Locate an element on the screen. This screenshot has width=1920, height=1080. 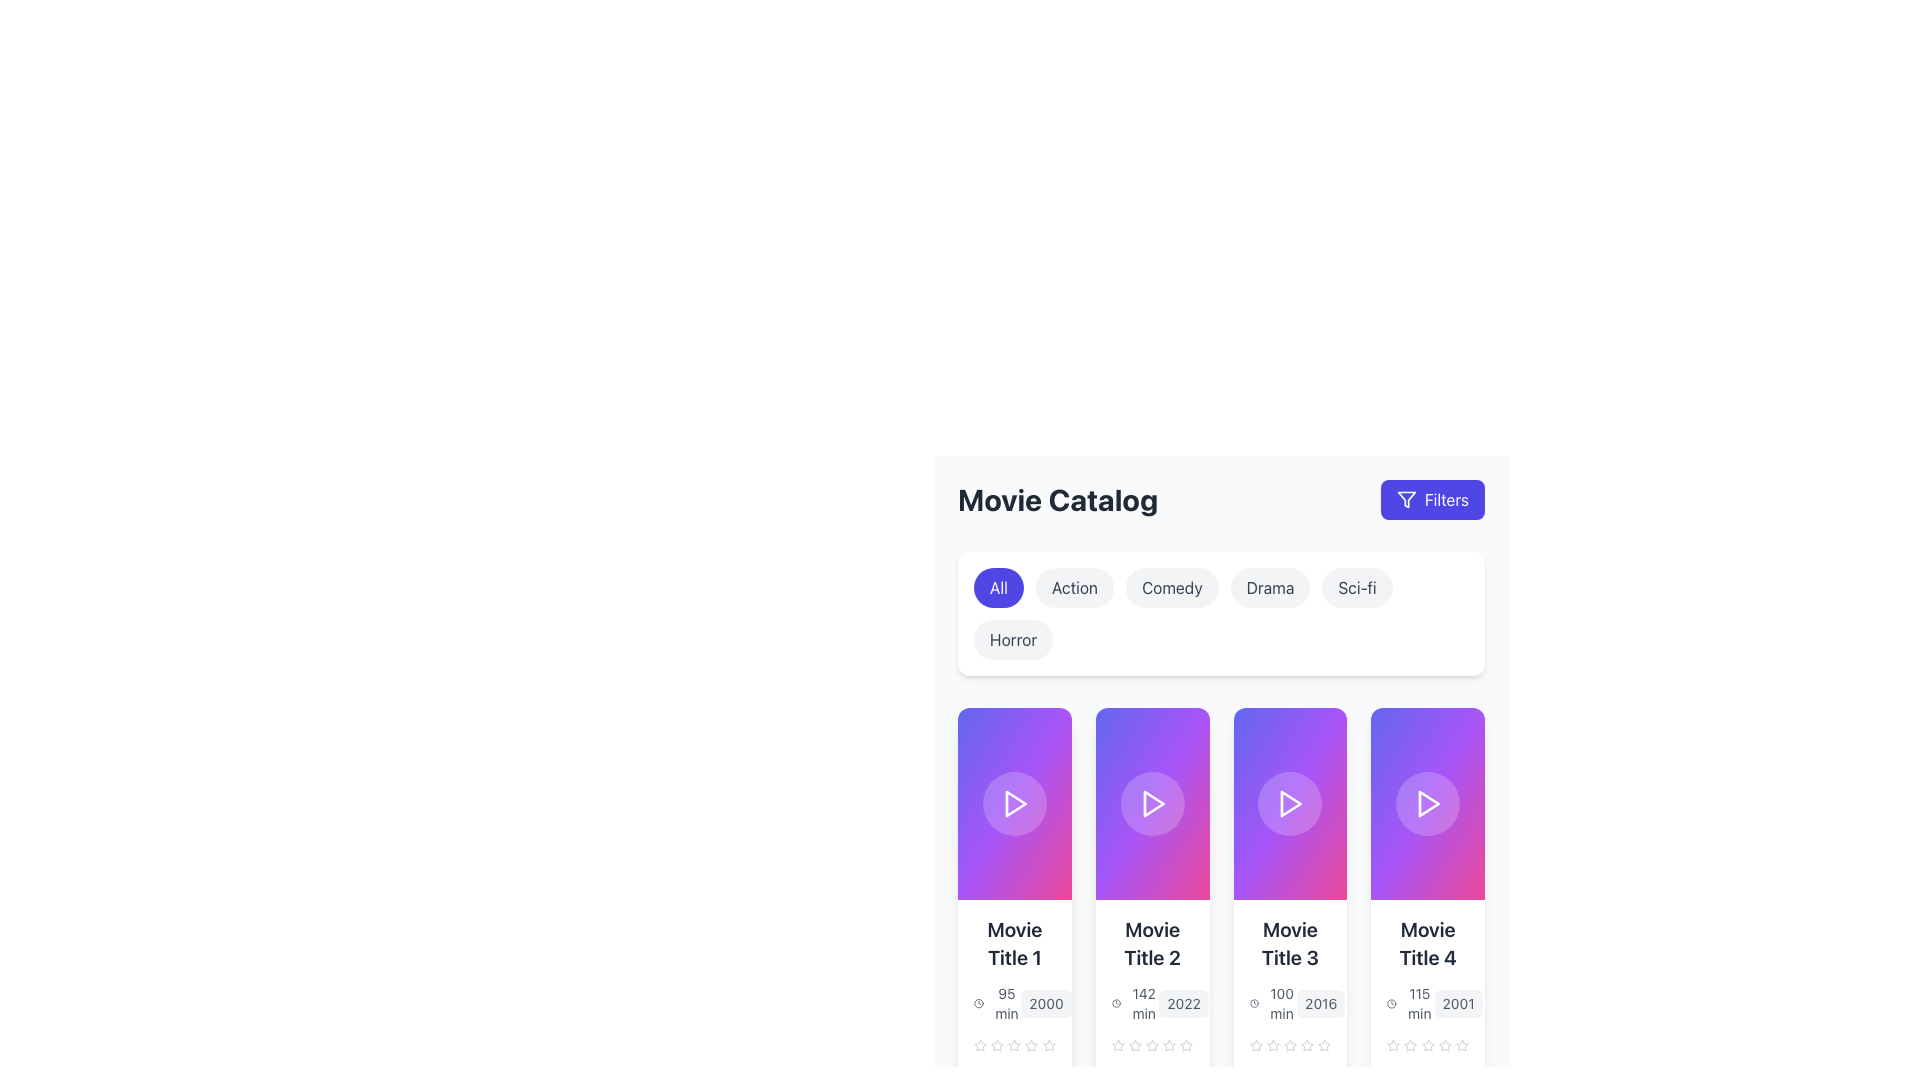
the third star icon from the left in the rating system below the card titled 'Movie Title 2' to rate it is located at coordinates (1135, 1044).